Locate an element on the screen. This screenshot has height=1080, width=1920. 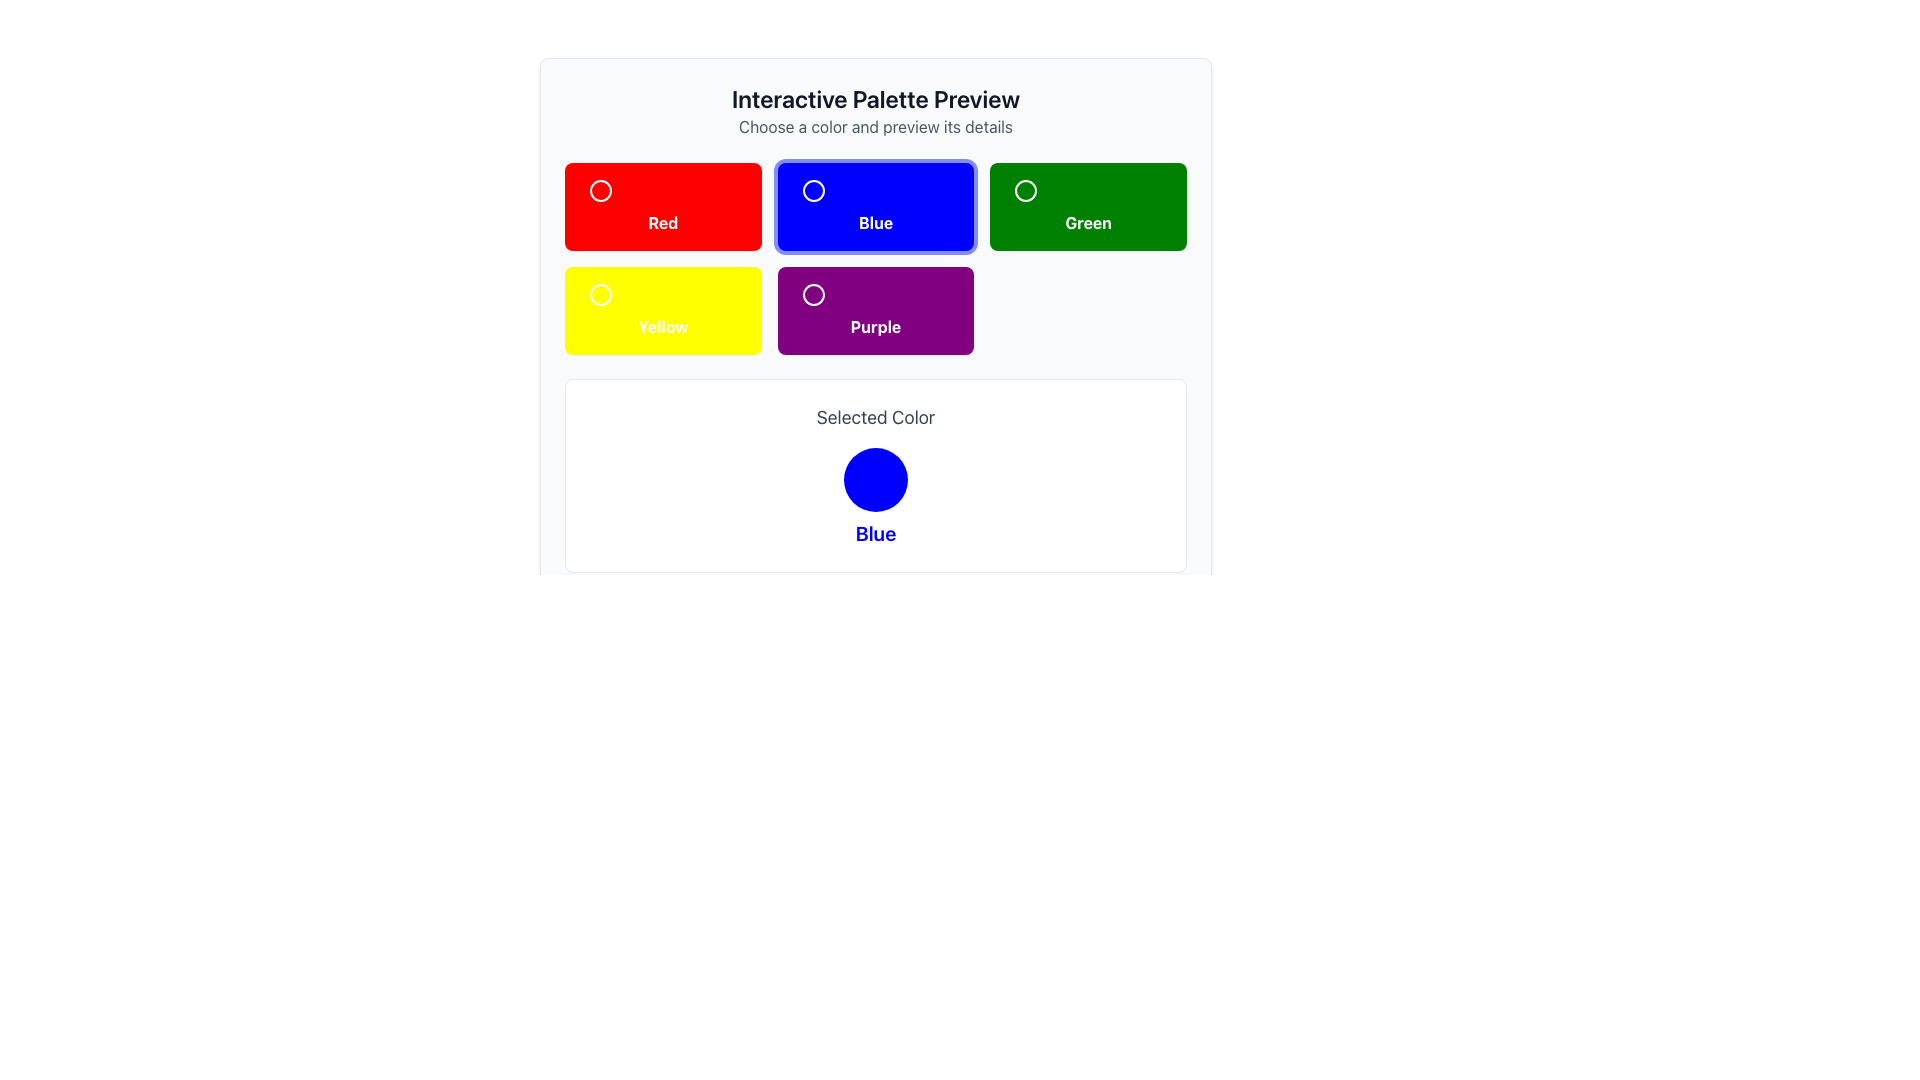
the visual state of the filled white circle located within the green rectangular button labeled 'Green' in the top right corner of the 'Interactive Palette Preview' is located at coordinates (1026, 191).